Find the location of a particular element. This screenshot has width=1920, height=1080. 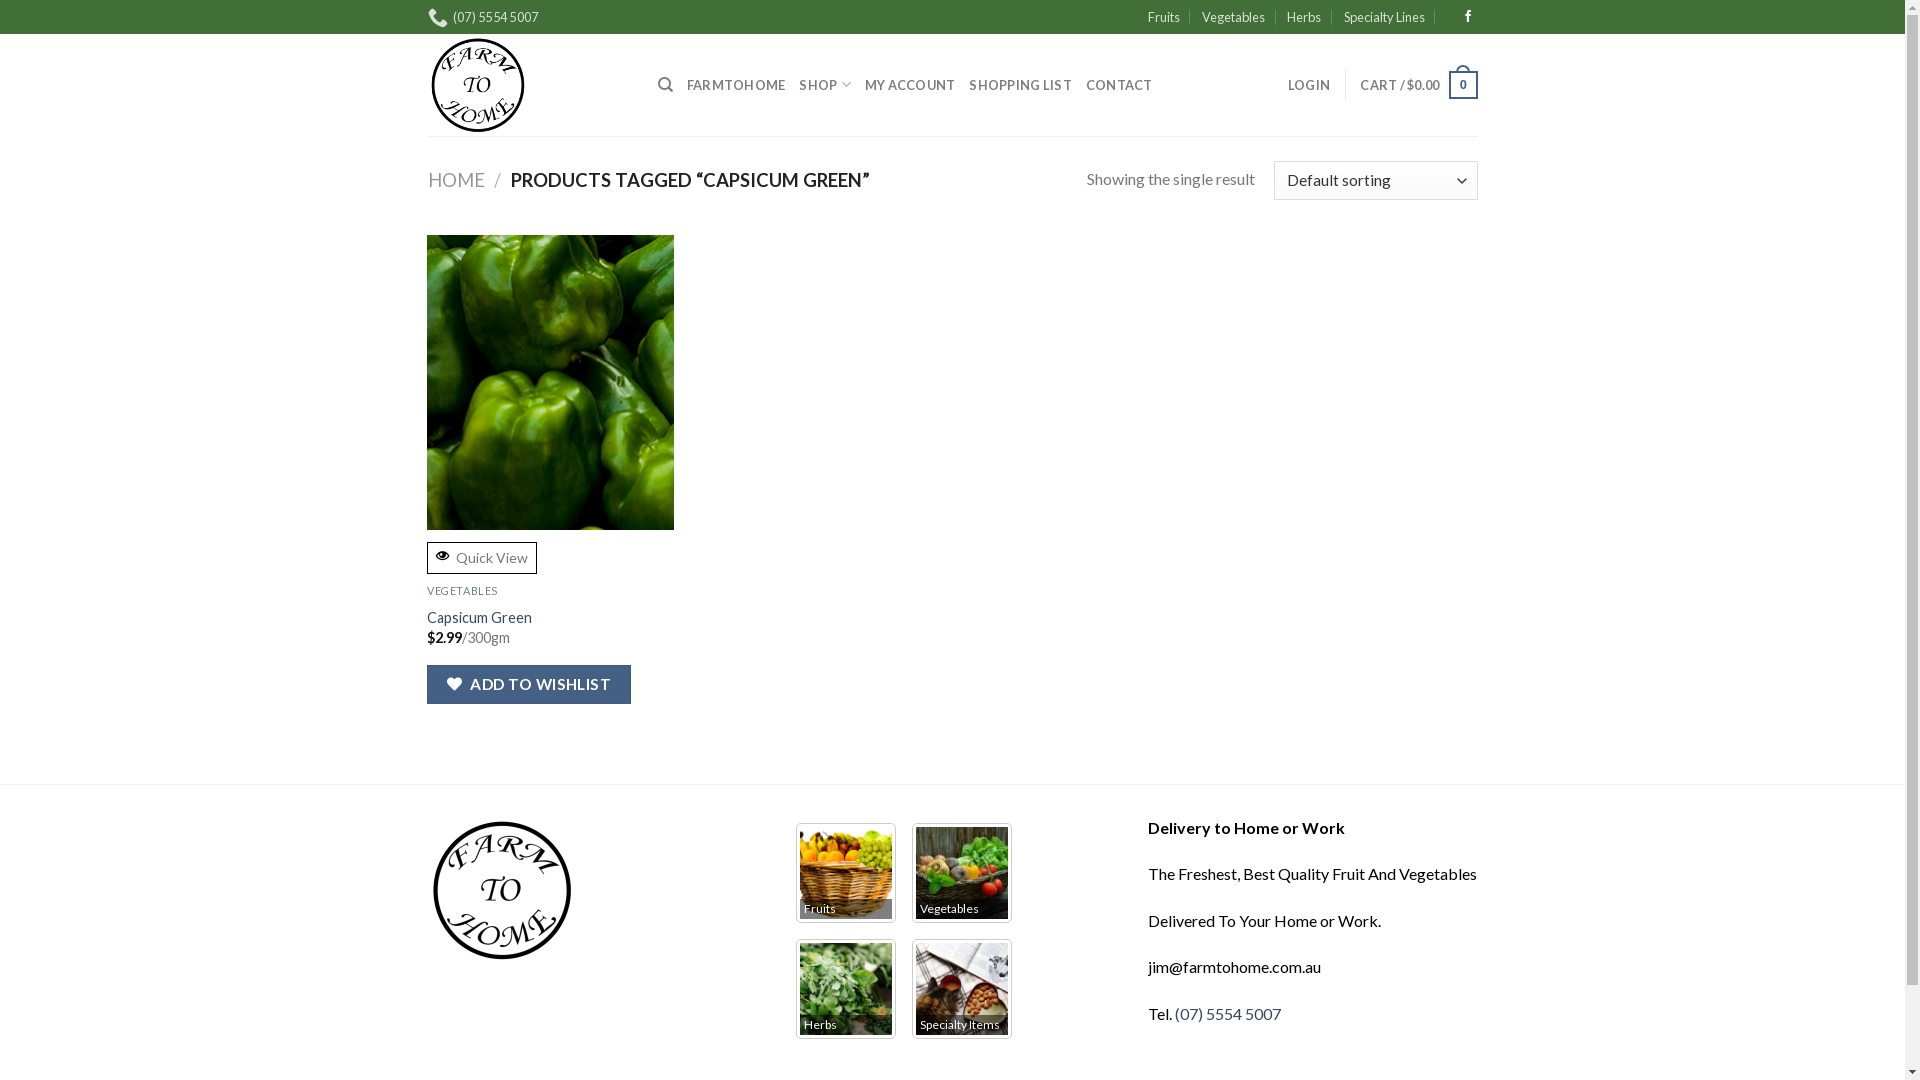

'SHOPPING LIST' is located at coordinates (1019, 83).